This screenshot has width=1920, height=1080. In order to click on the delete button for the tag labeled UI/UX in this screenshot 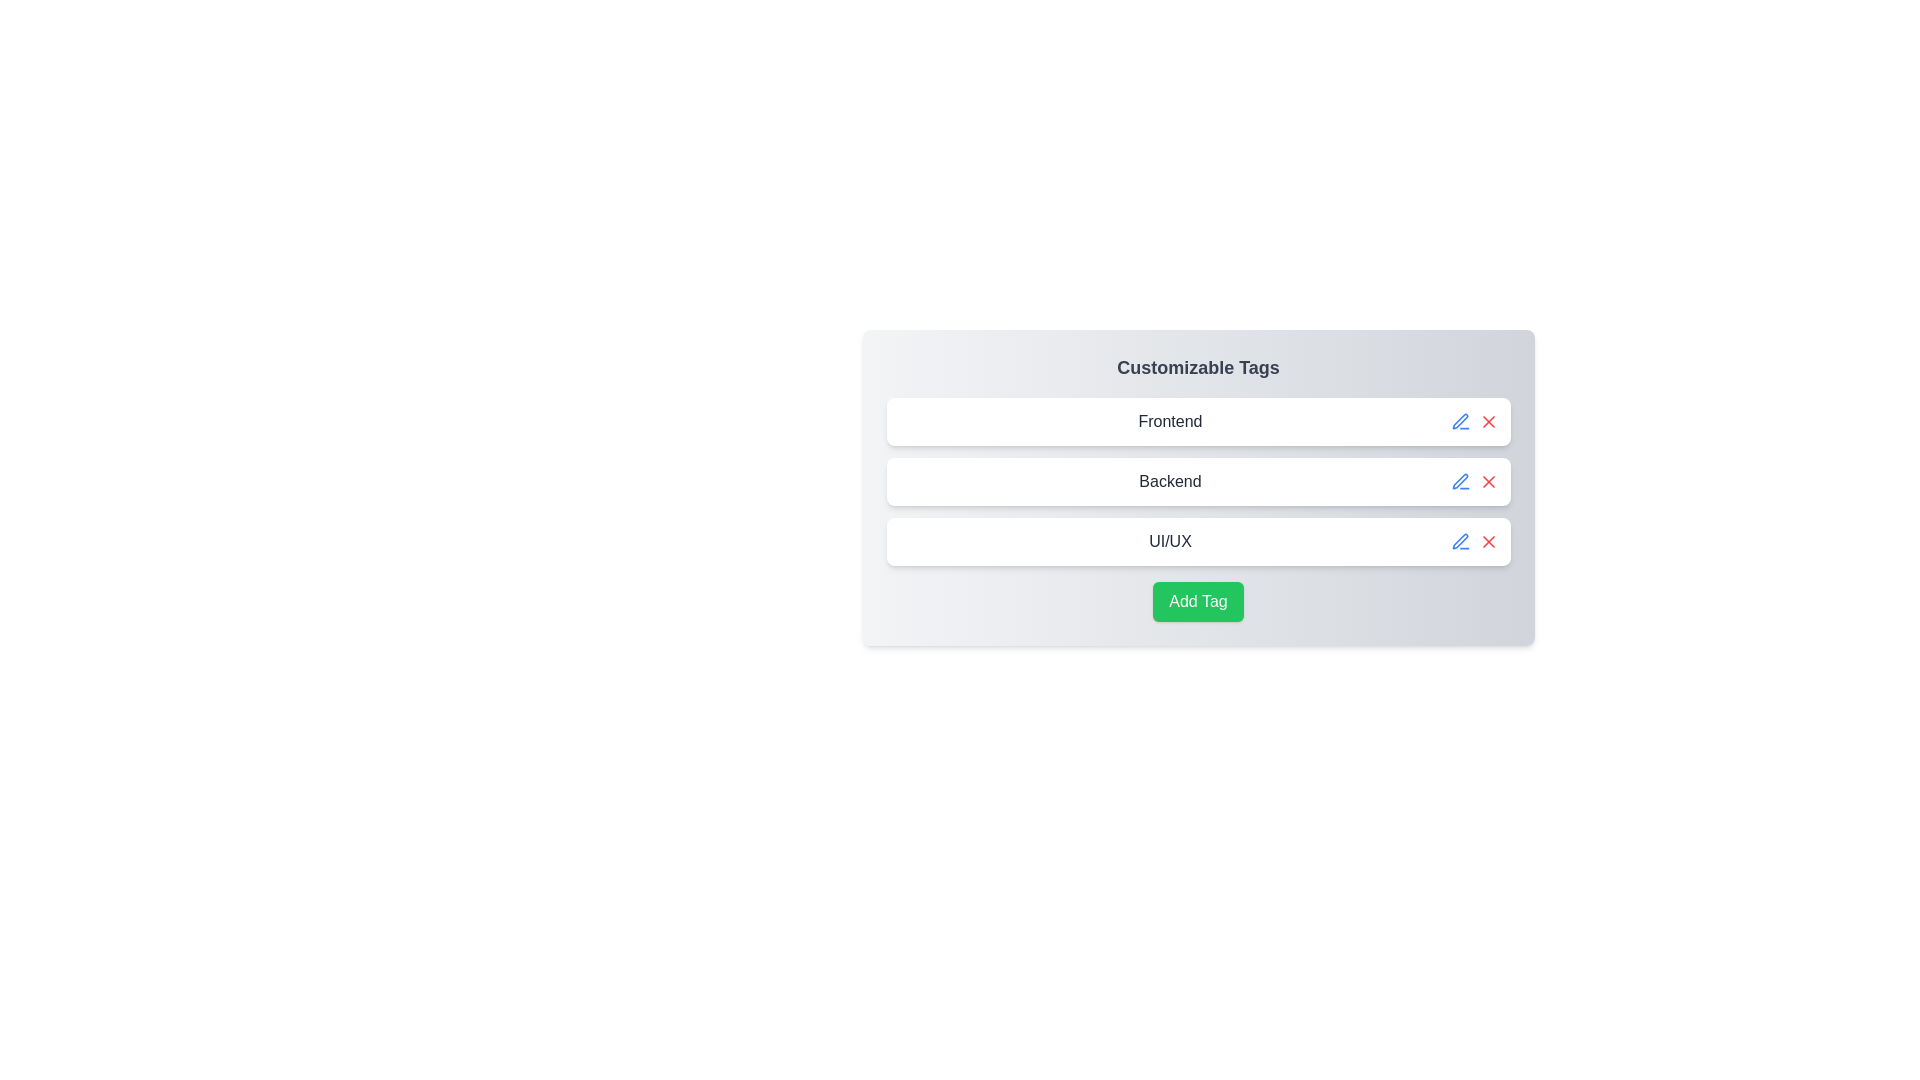, I will do `click(1488, 542)`.